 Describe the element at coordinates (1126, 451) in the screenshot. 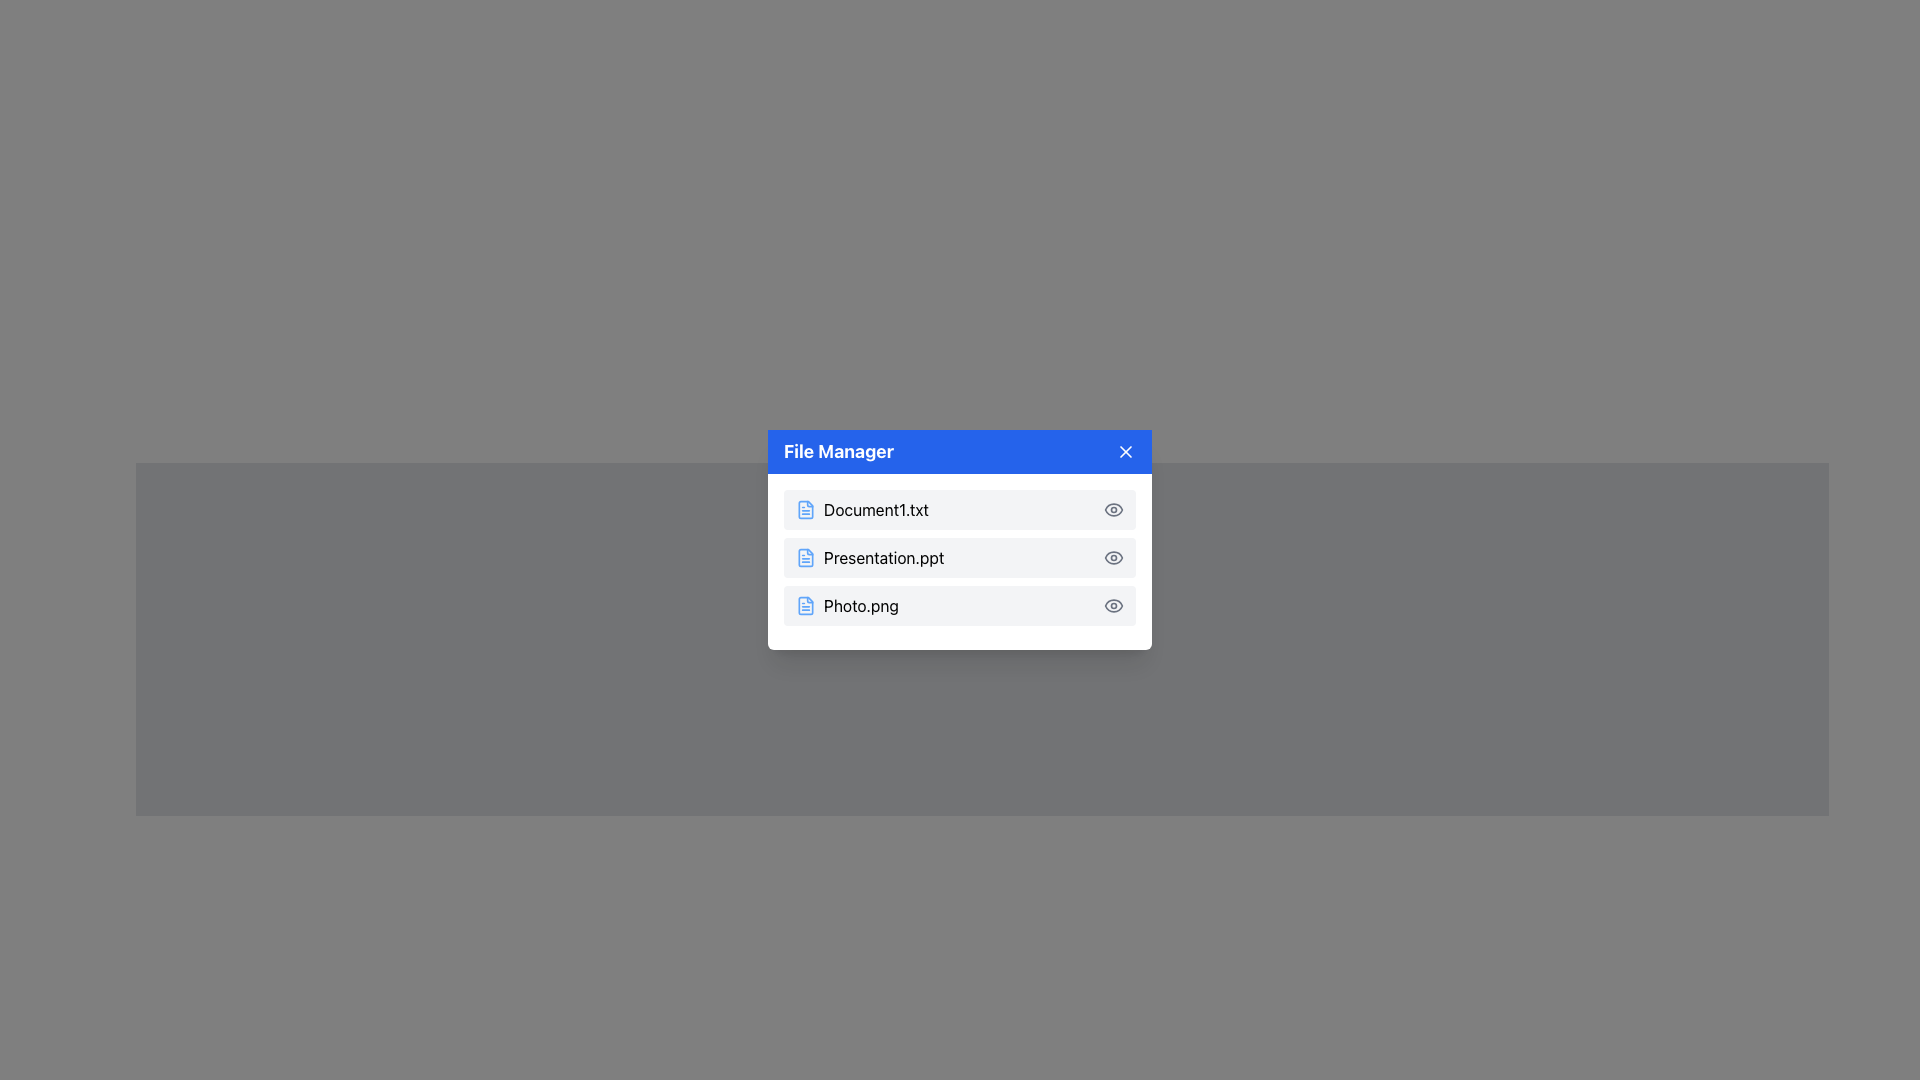

I see `the close button icon located in the top-right corner of the 'File Manager' dialog box, which is represented by an 'X' shaped icon` at that location.